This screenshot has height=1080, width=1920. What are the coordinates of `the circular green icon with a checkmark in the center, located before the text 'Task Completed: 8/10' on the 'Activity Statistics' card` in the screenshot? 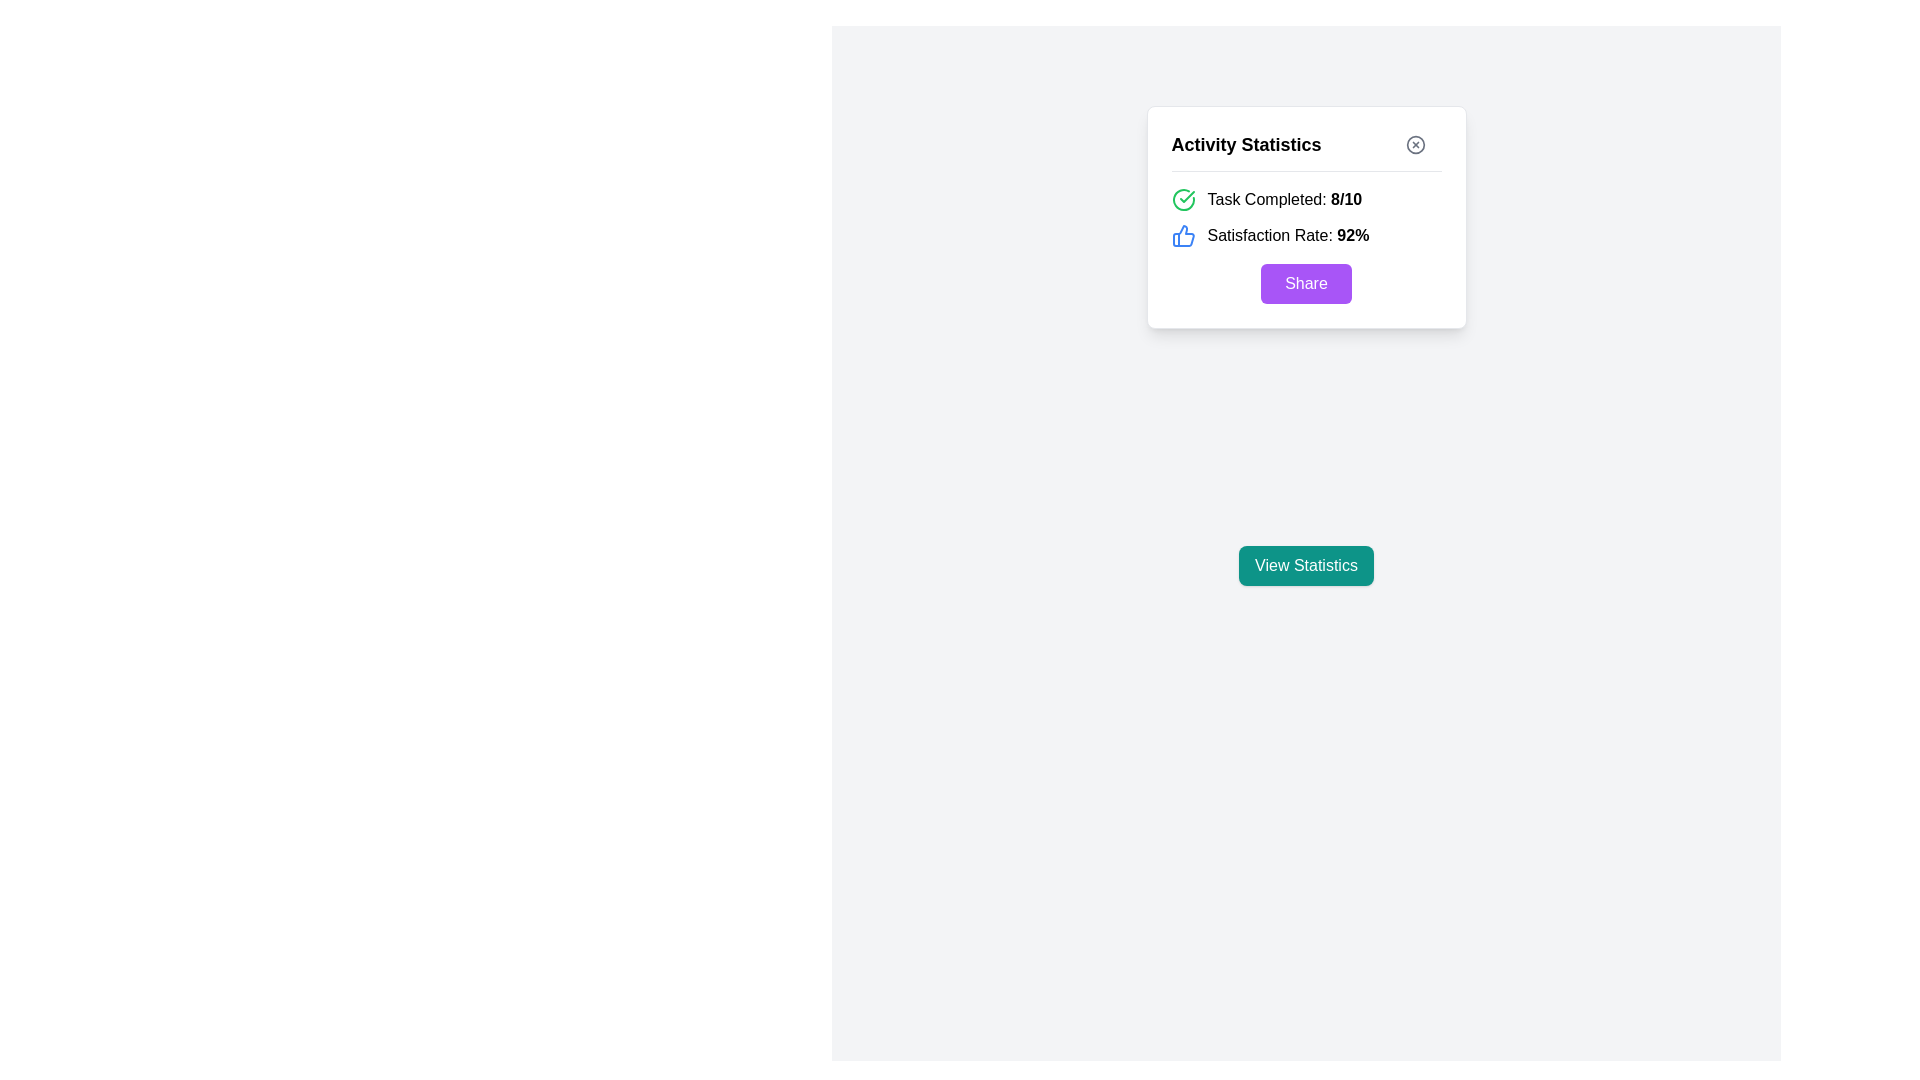 It's located at (1183, 200).